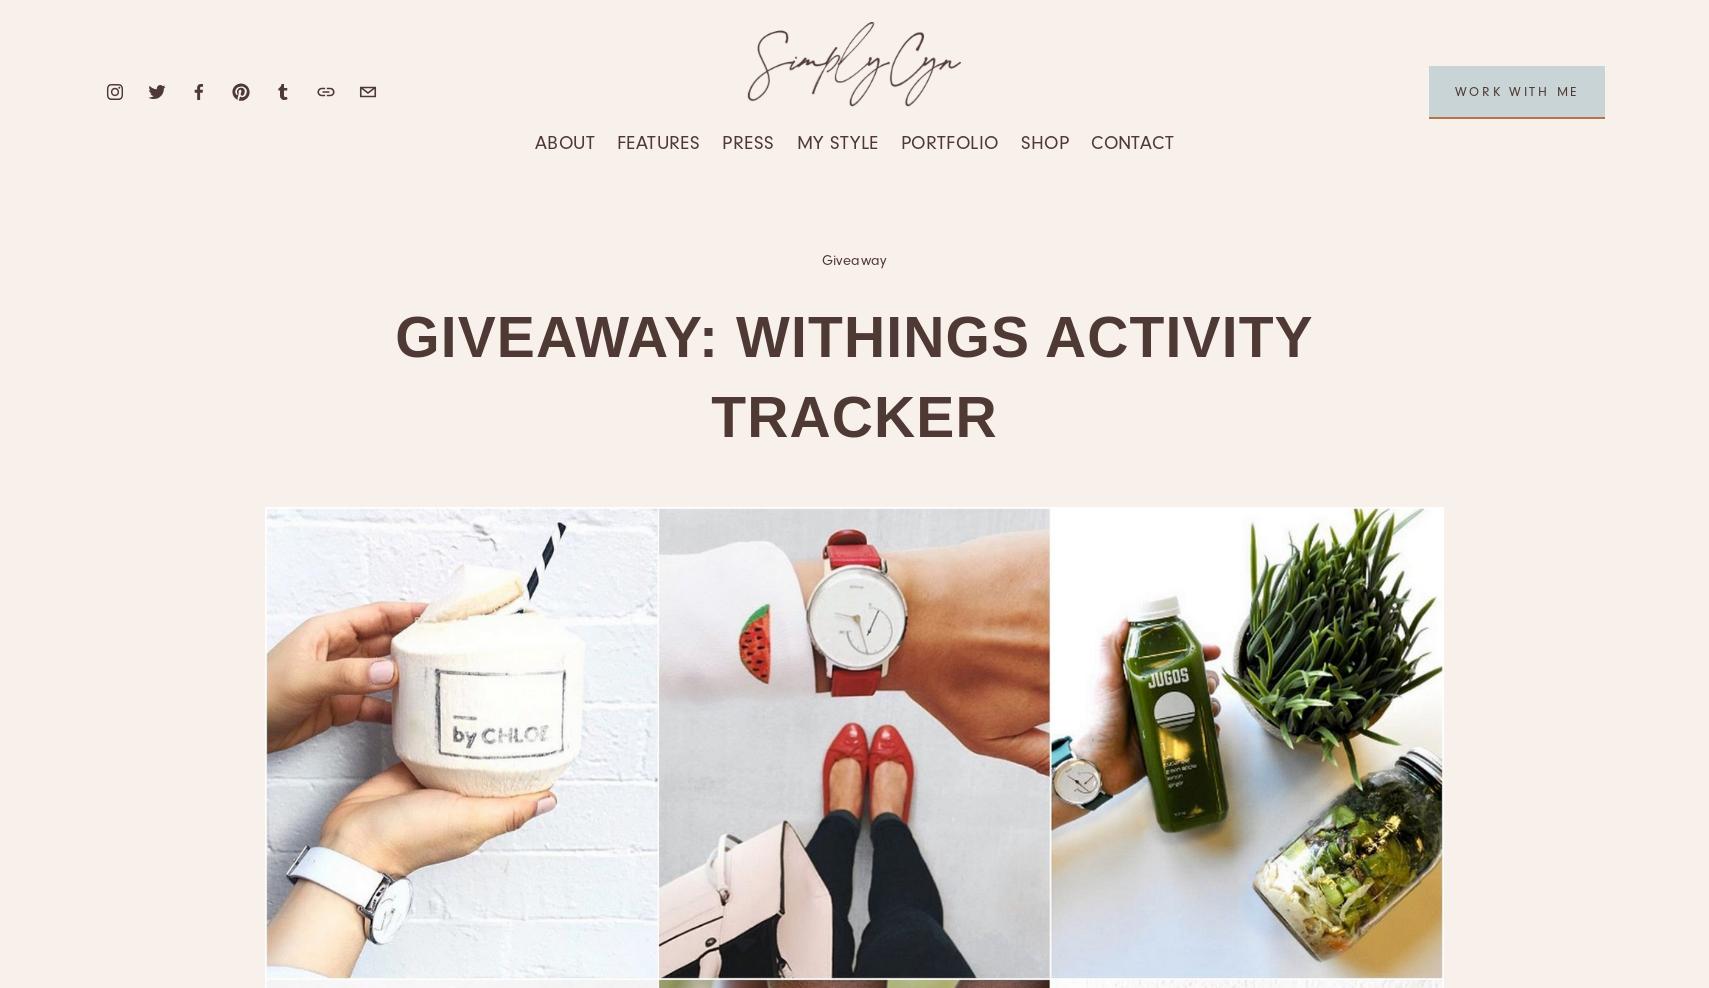 This screenshot has height=988, width=1709. I want to click on 'Portfolio', so click(949, 141).